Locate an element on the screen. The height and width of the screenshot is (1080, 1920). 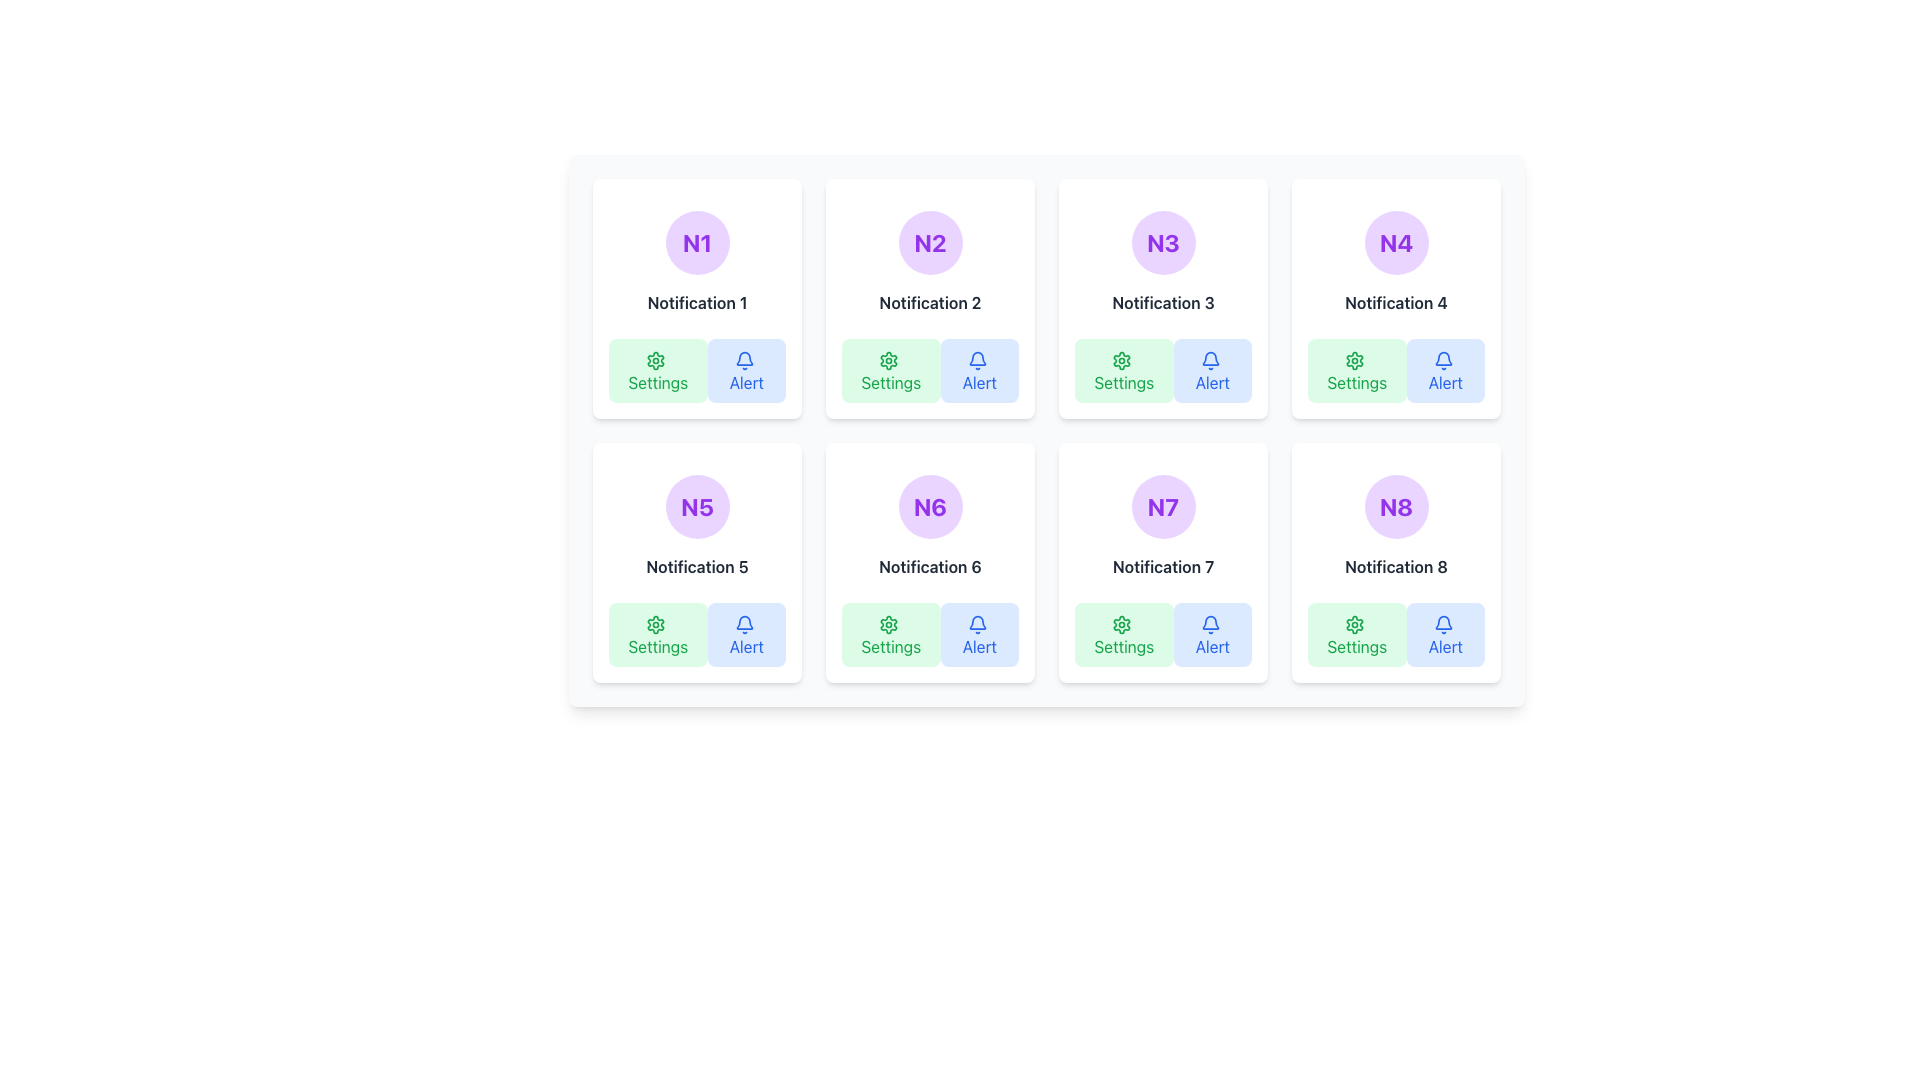
the alert button located to the right of the green 'Settings' button in the 'Notification 2' card is located at coordinates (979, 370).